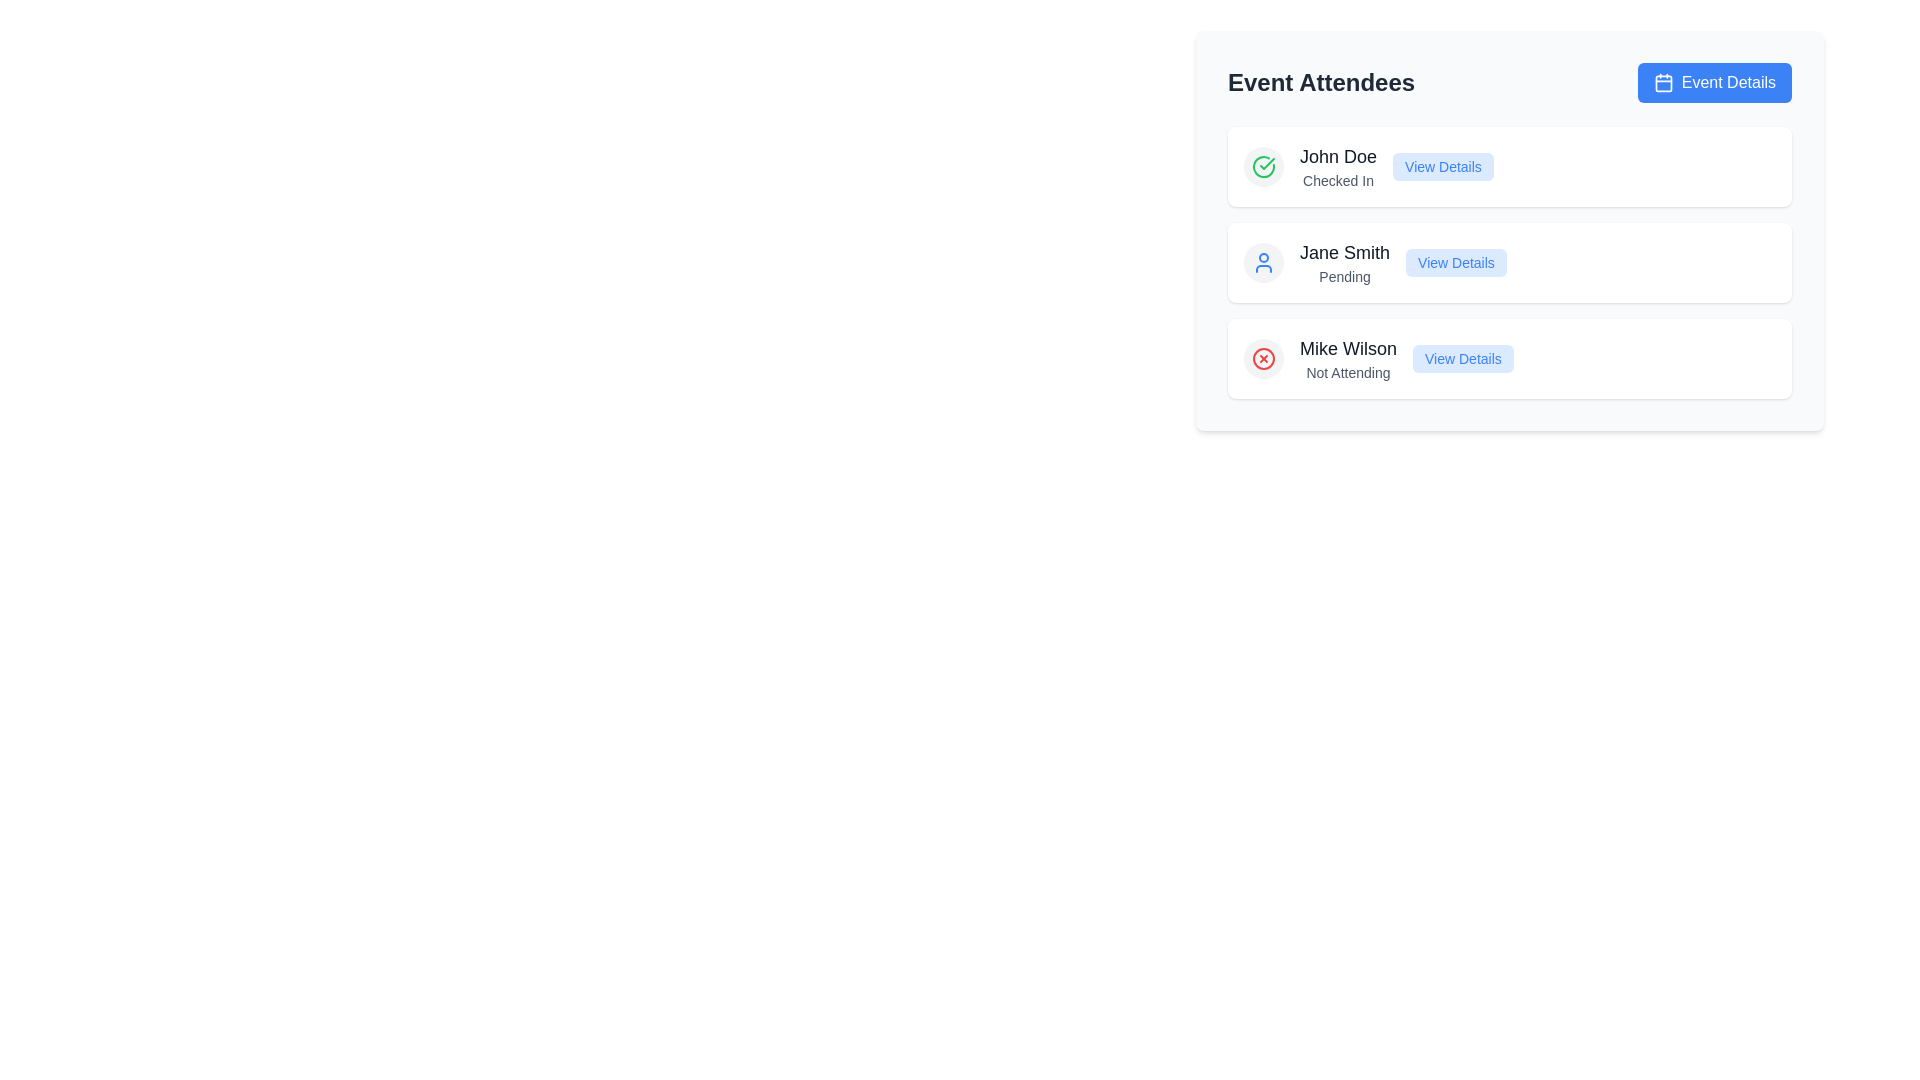 This screenshot has width=1920, height=1080. Describe the element at coordinates (1262, 165) in the screenshot. I see `the small circular icon with a gray background and a green check mark, located to the left of the name 'John Doe' in the 'Event Attendees' section` at that location.